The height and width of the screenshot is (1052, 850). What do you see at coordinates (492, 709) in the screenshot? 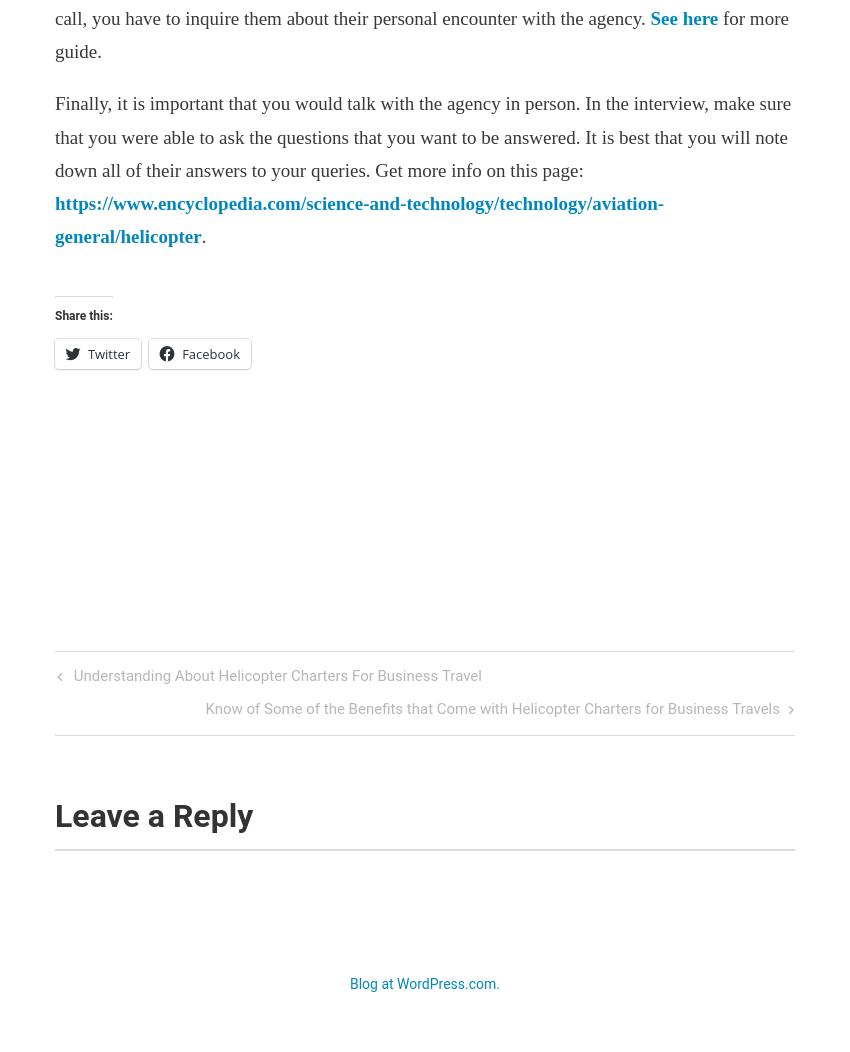
I see `'Know of Some of the Benefits that Come with Helicopter Charters for Business Travels'` at bounding box center [492, 709].